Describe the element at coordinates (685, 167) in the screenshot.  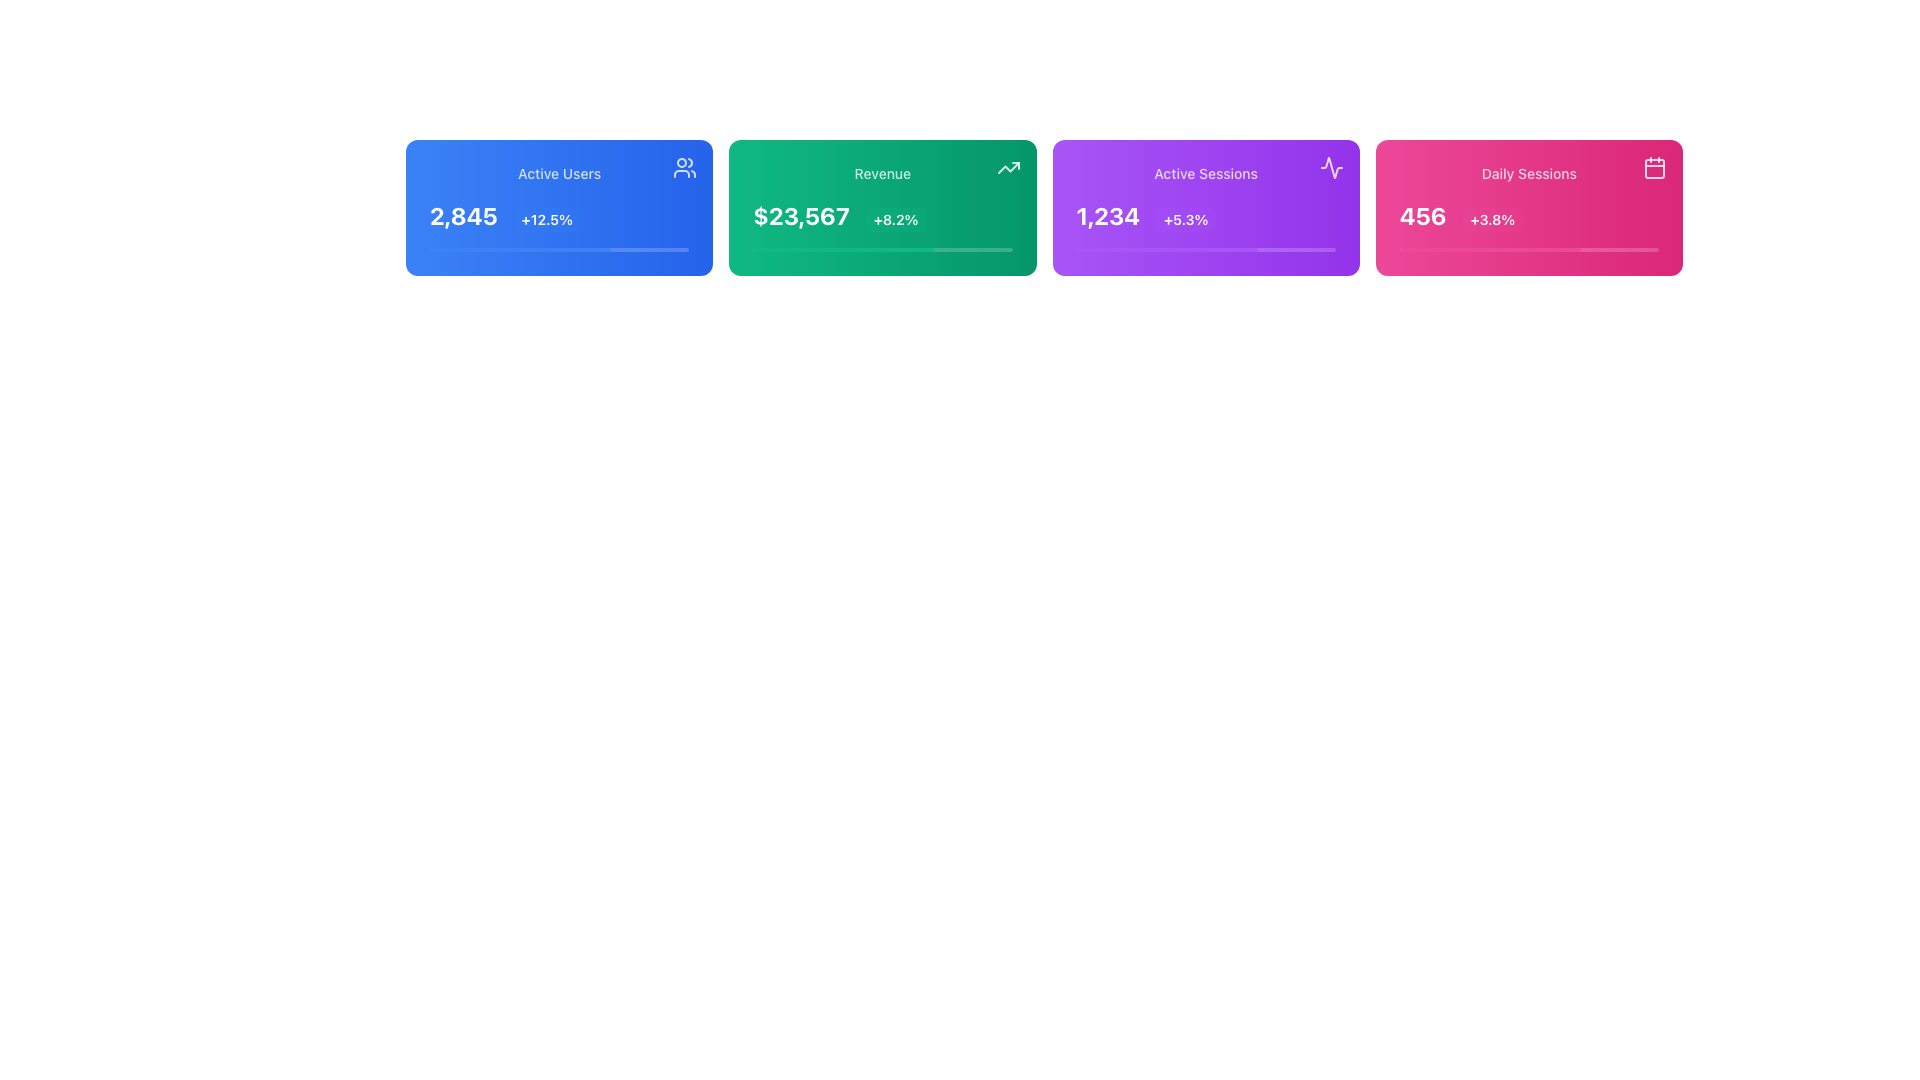
I see `the design of the Icon representing the 'Active Users' card, located in the top-right corner of a blue rectangular card adjacent to its title` at that location.